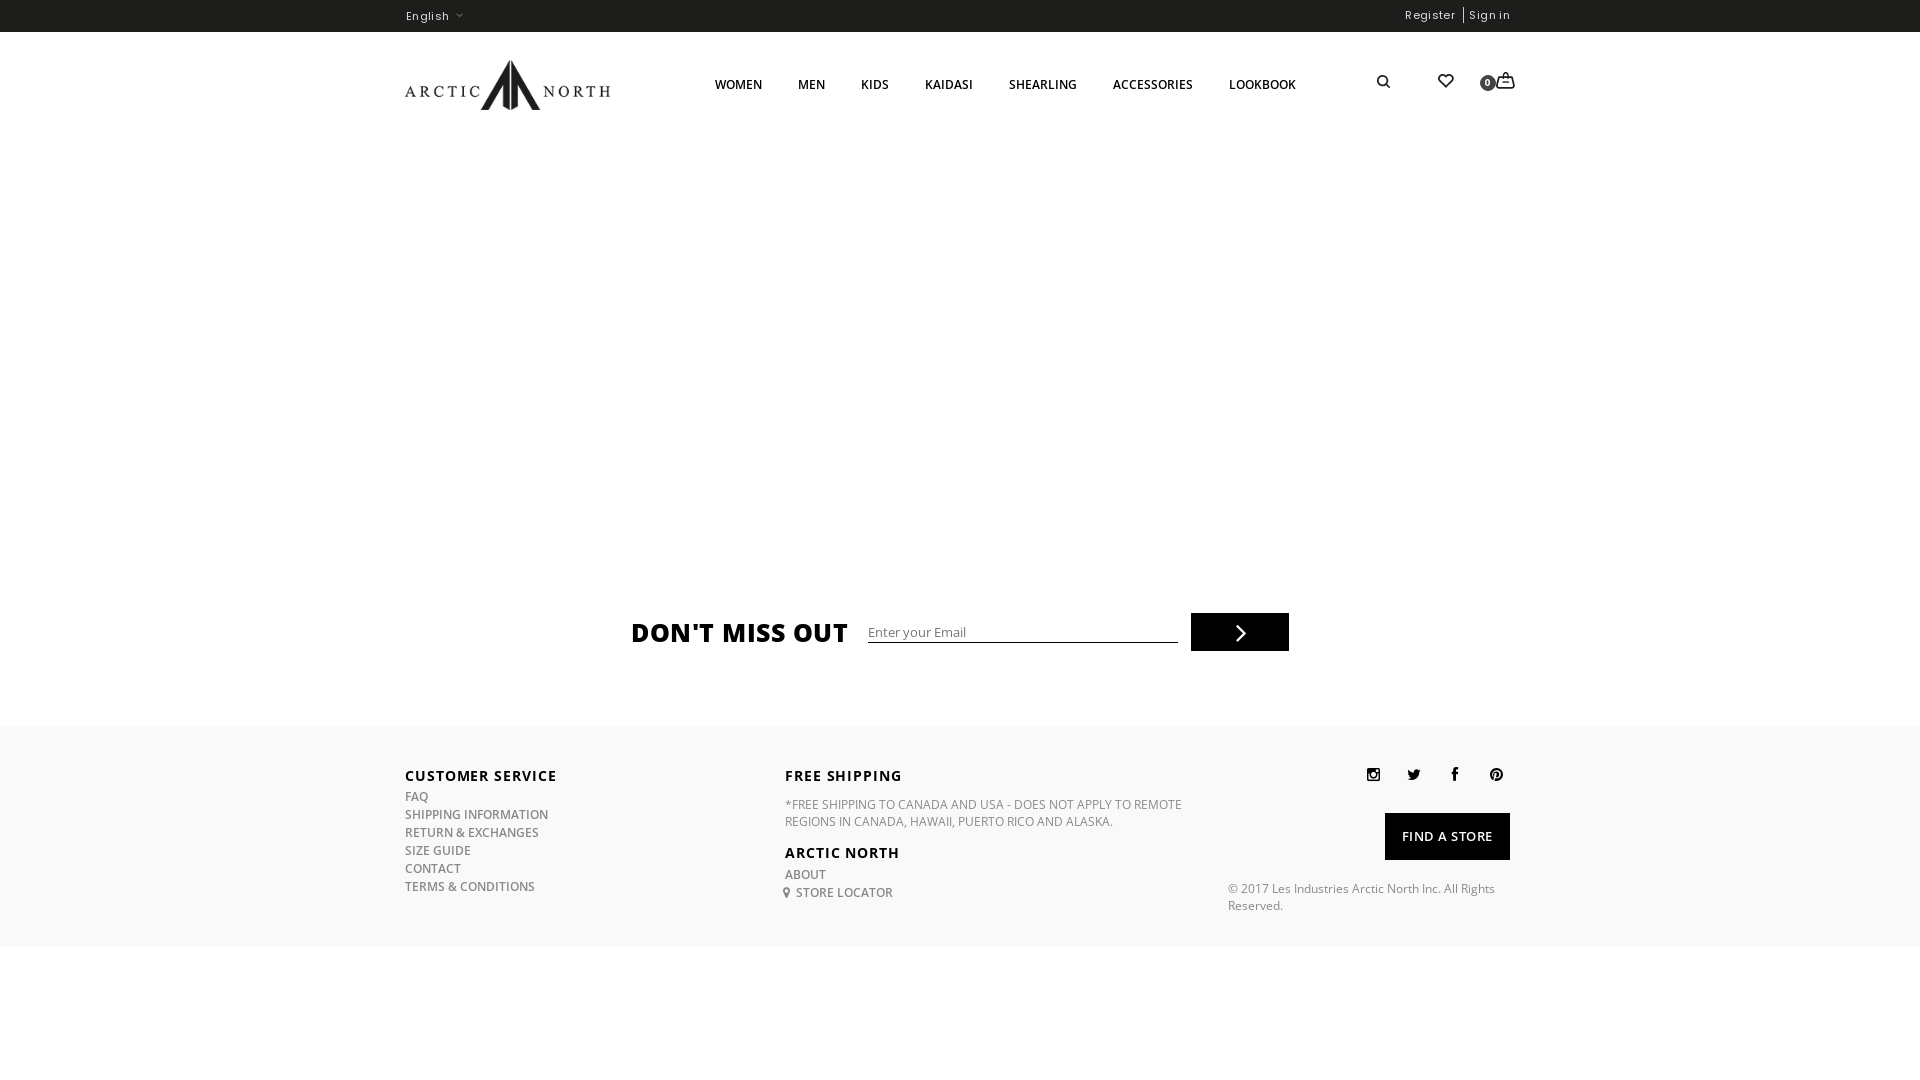 This screenshot has height=1080, width=1920. Describe the element at coordinates (1489, 15) in the screenshot. I see `'Sign in'` at that location.